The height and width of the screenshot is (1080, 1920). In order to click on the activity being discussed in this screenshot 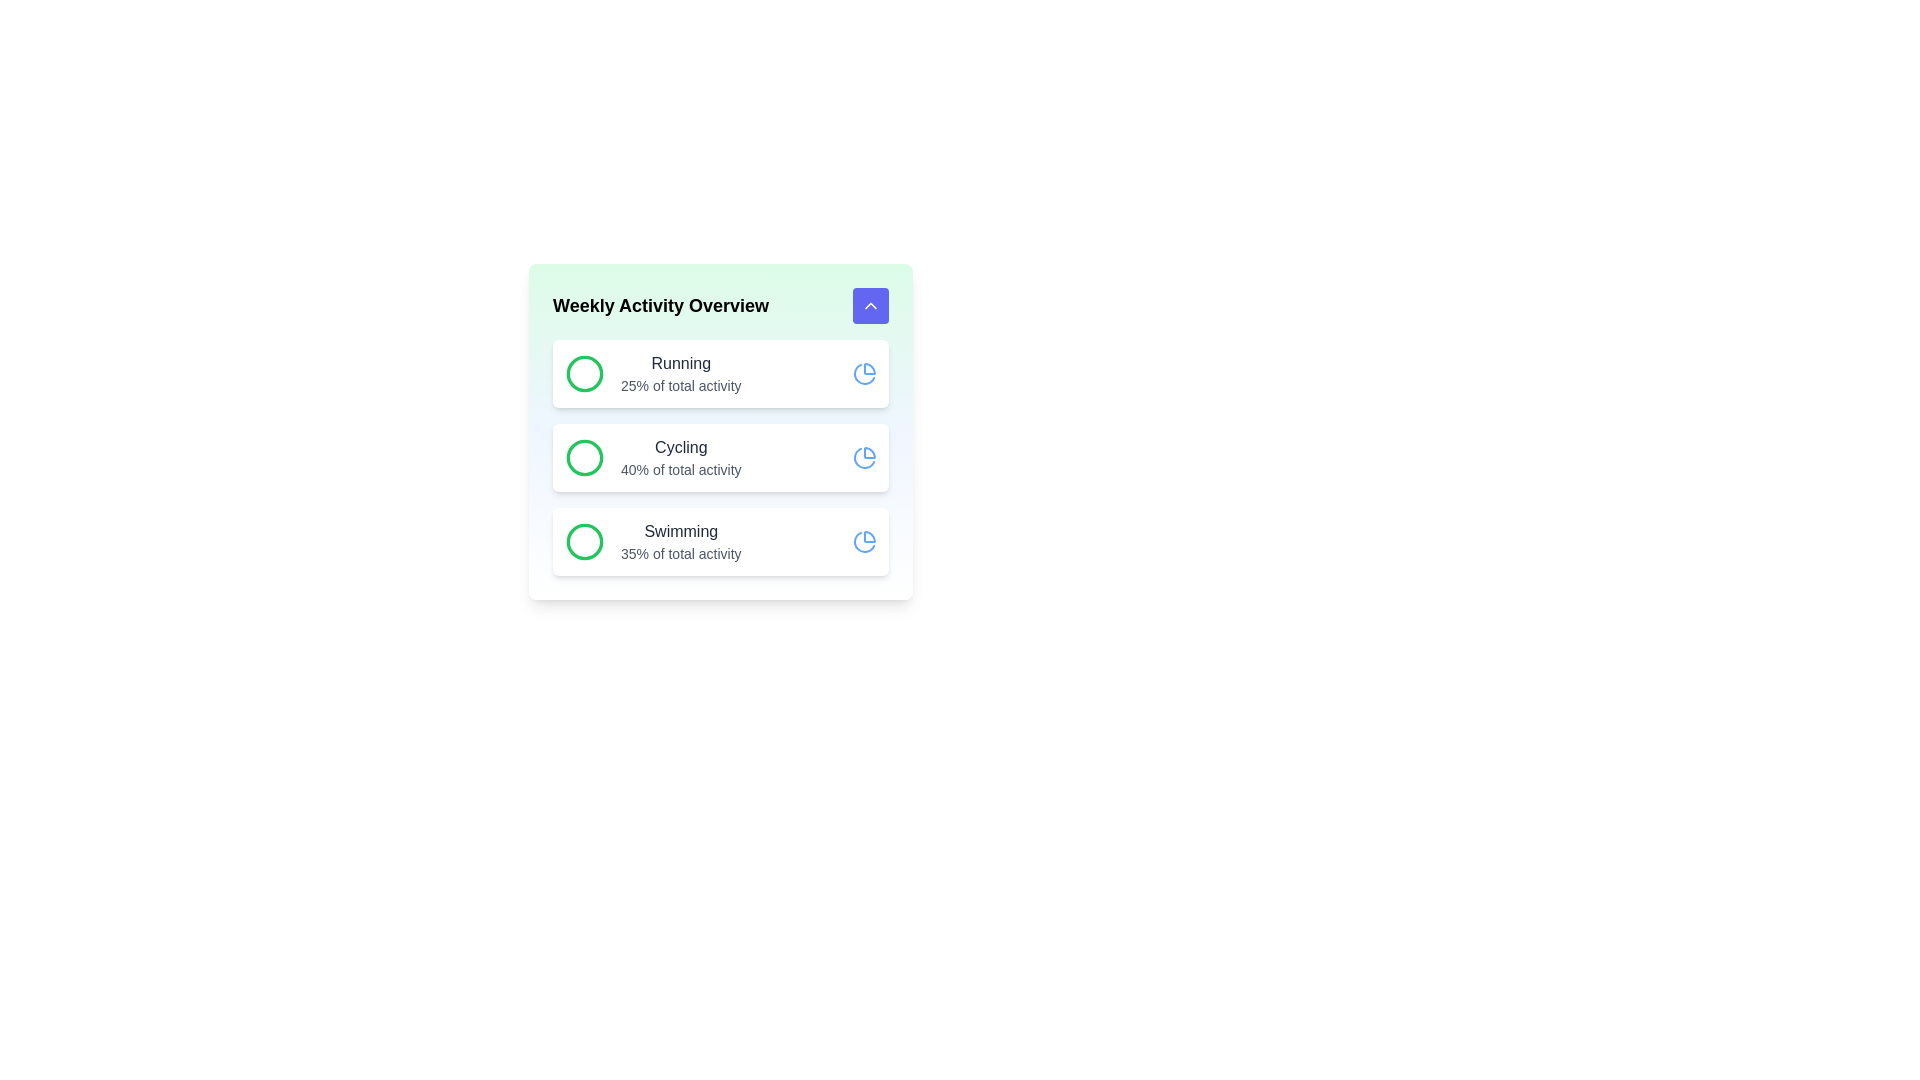, I will do `click(681, 531)`.